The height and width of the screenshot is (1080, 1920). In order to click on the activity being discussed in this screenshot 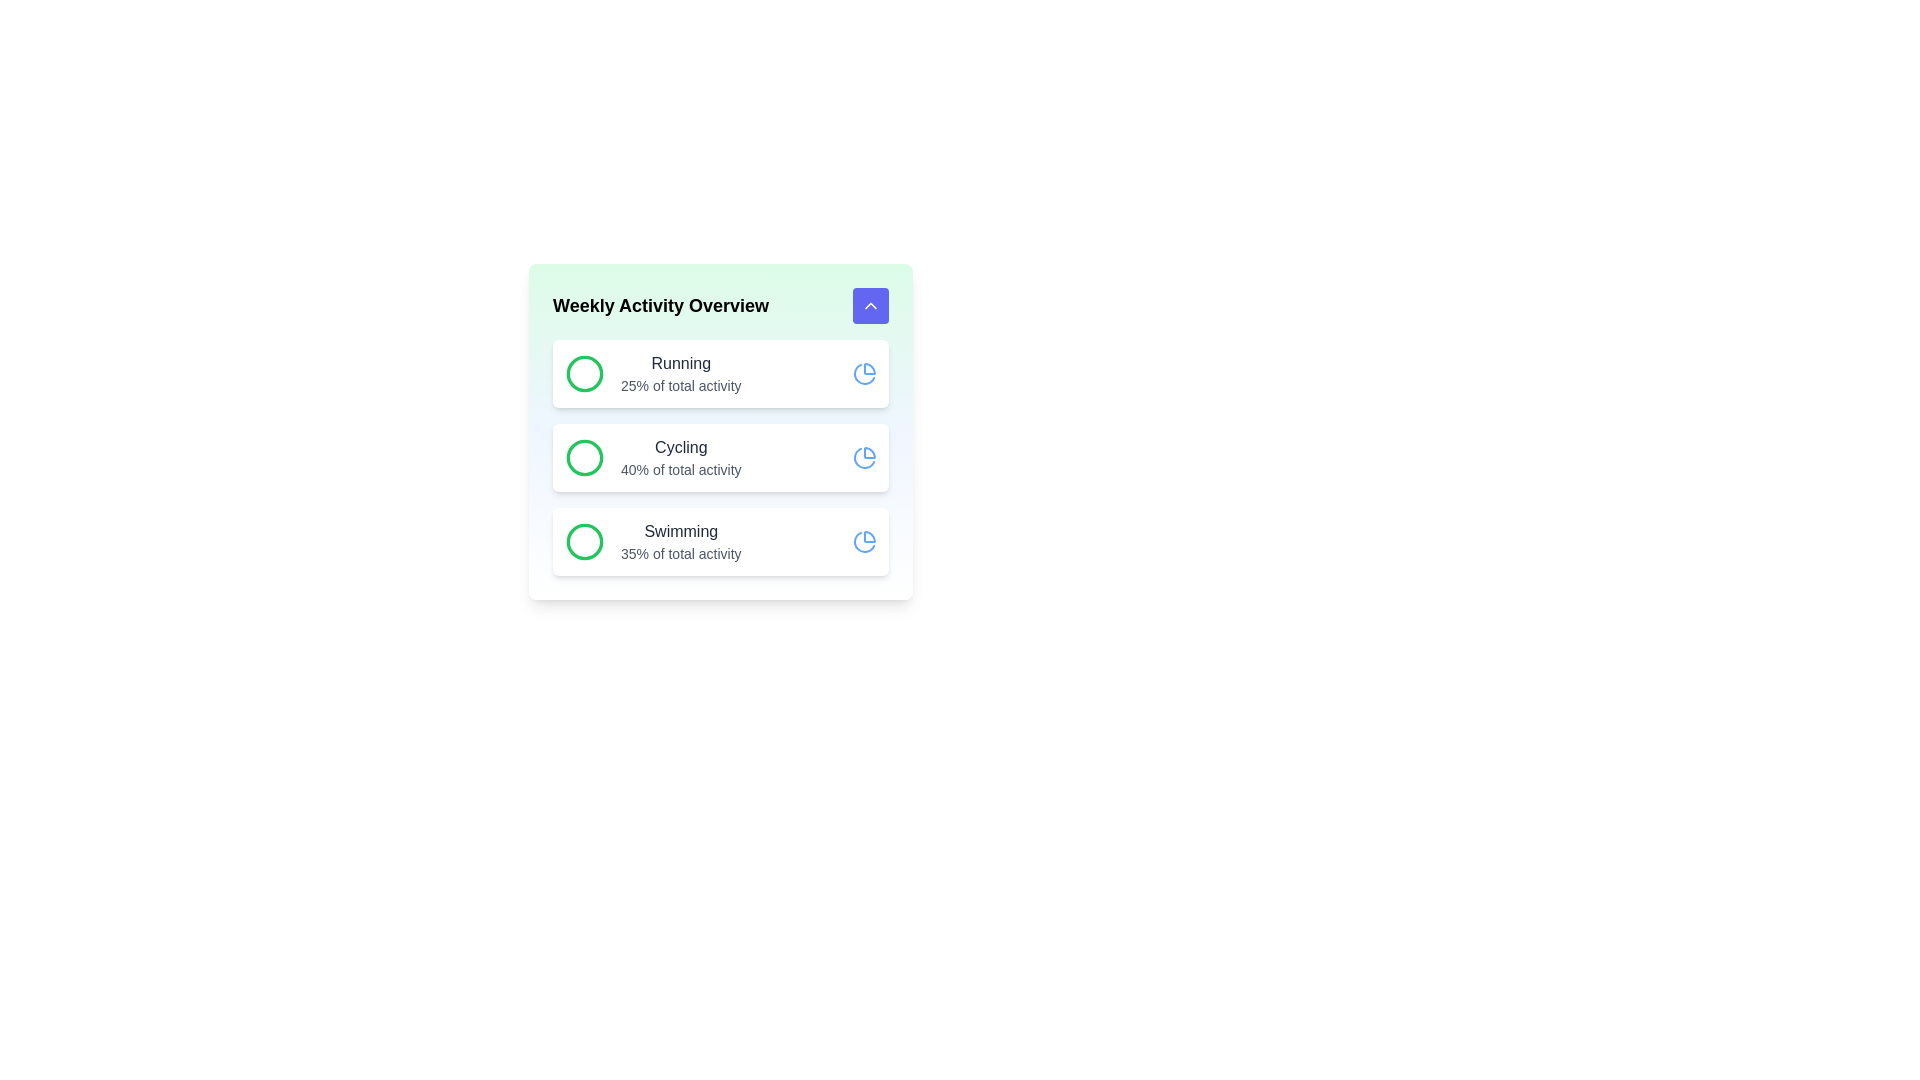, I will do `click(681, 531)`.